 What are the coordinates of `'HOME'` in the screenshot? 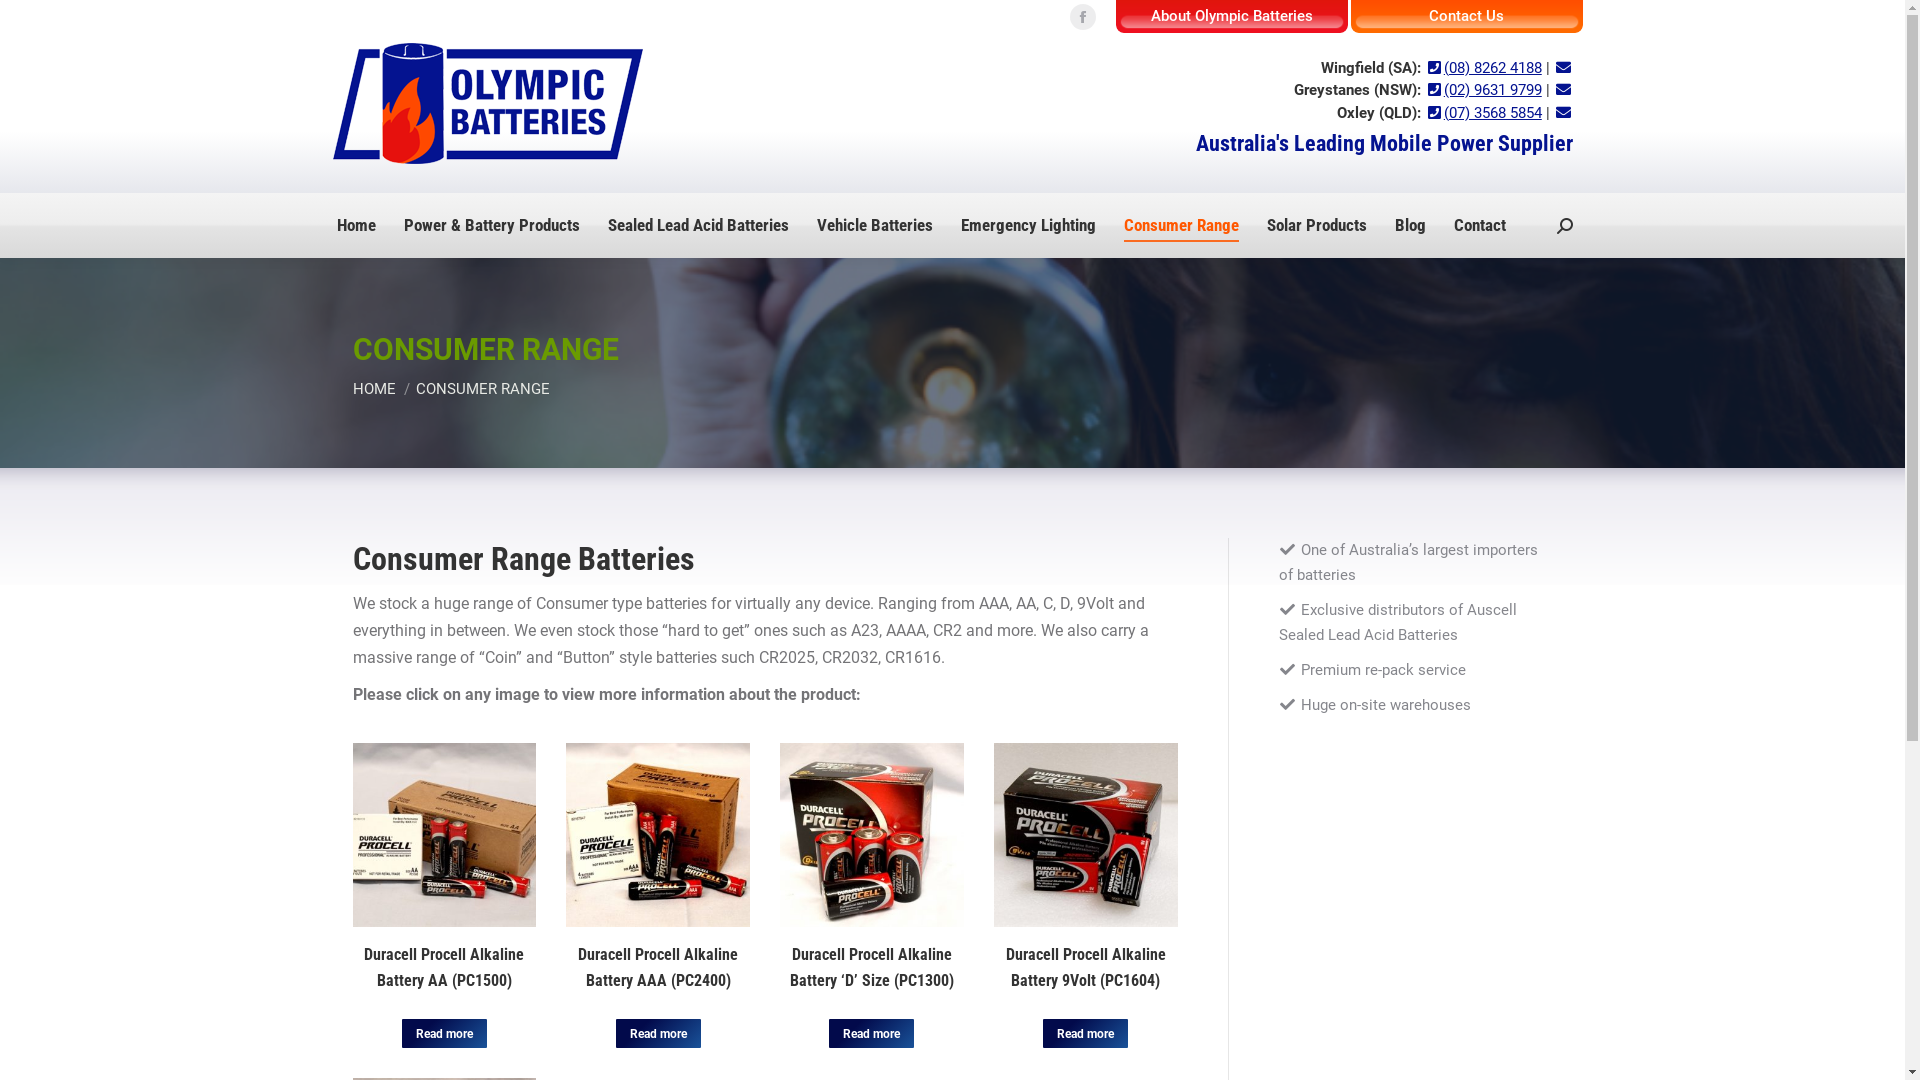 It's located at (373, 389).